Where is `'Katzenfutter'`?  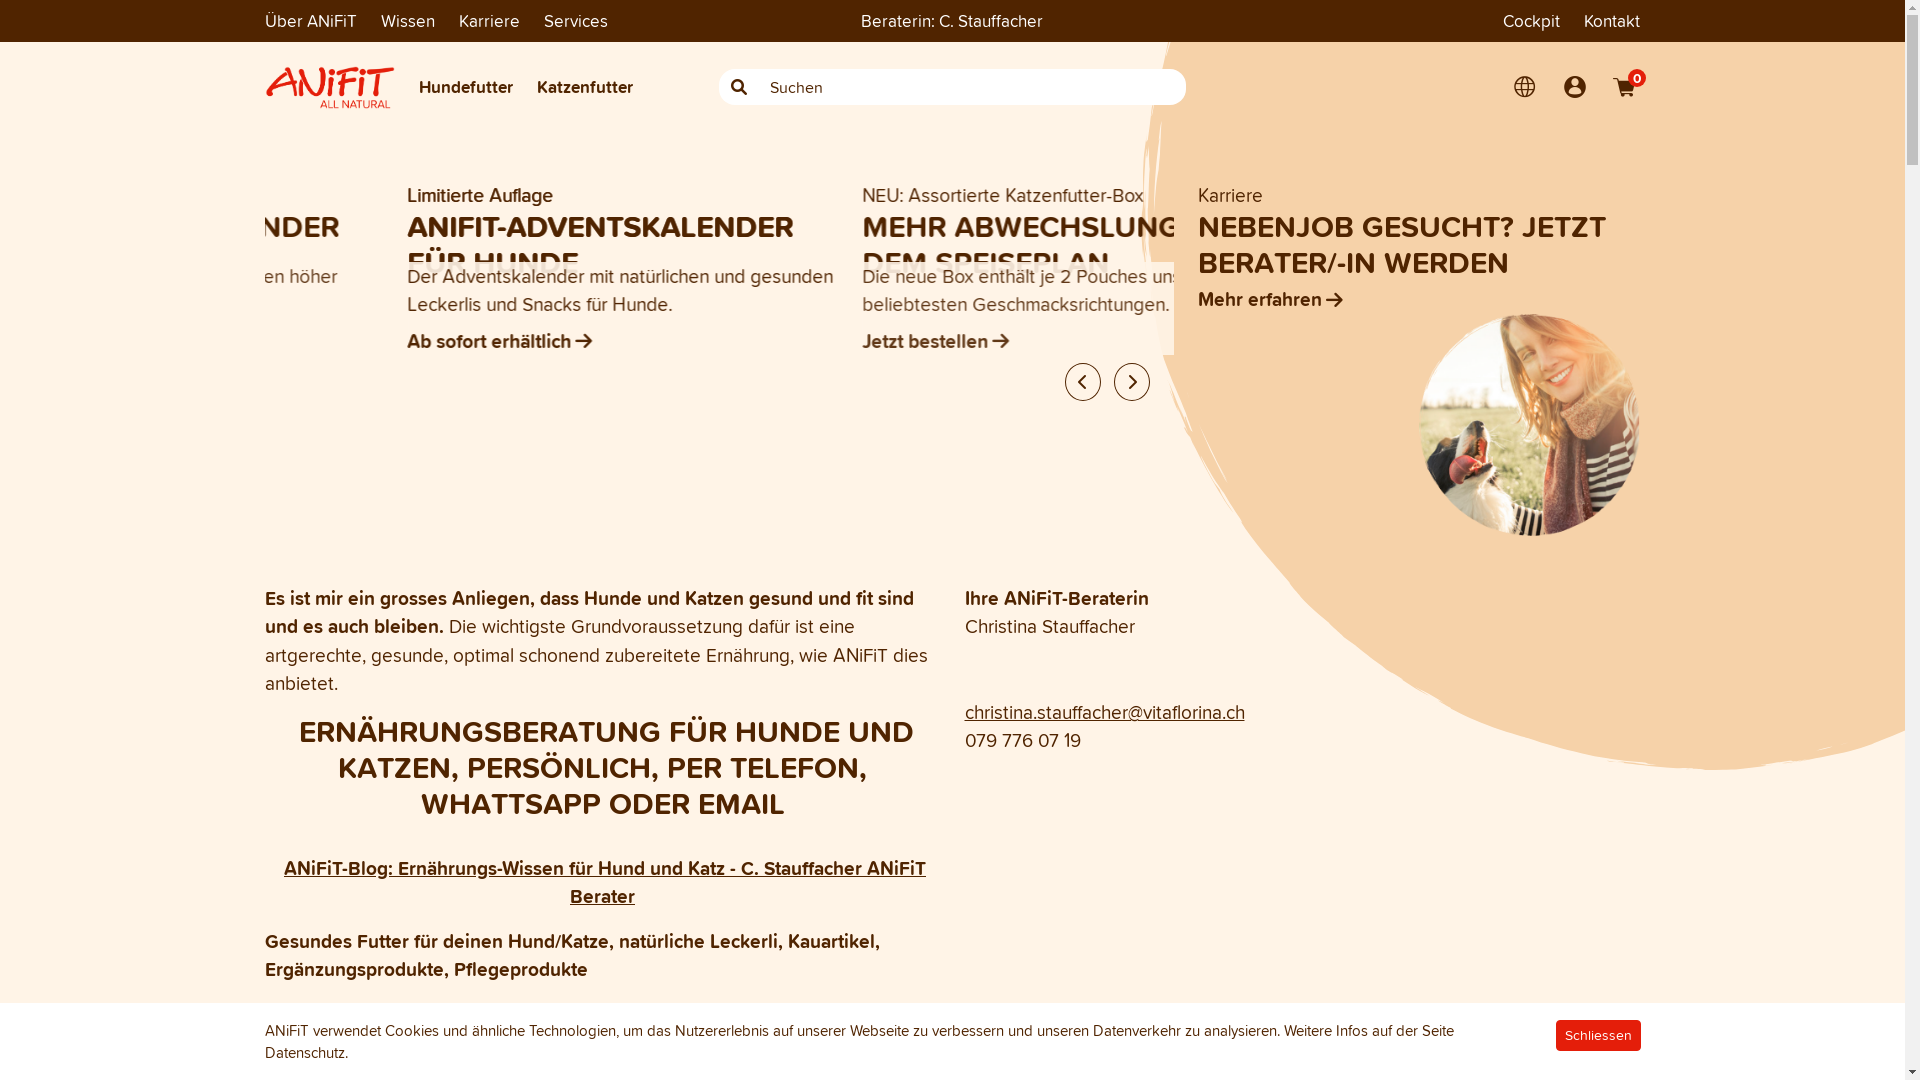
'Katzenfutter' is located at coordinates (583, 86).